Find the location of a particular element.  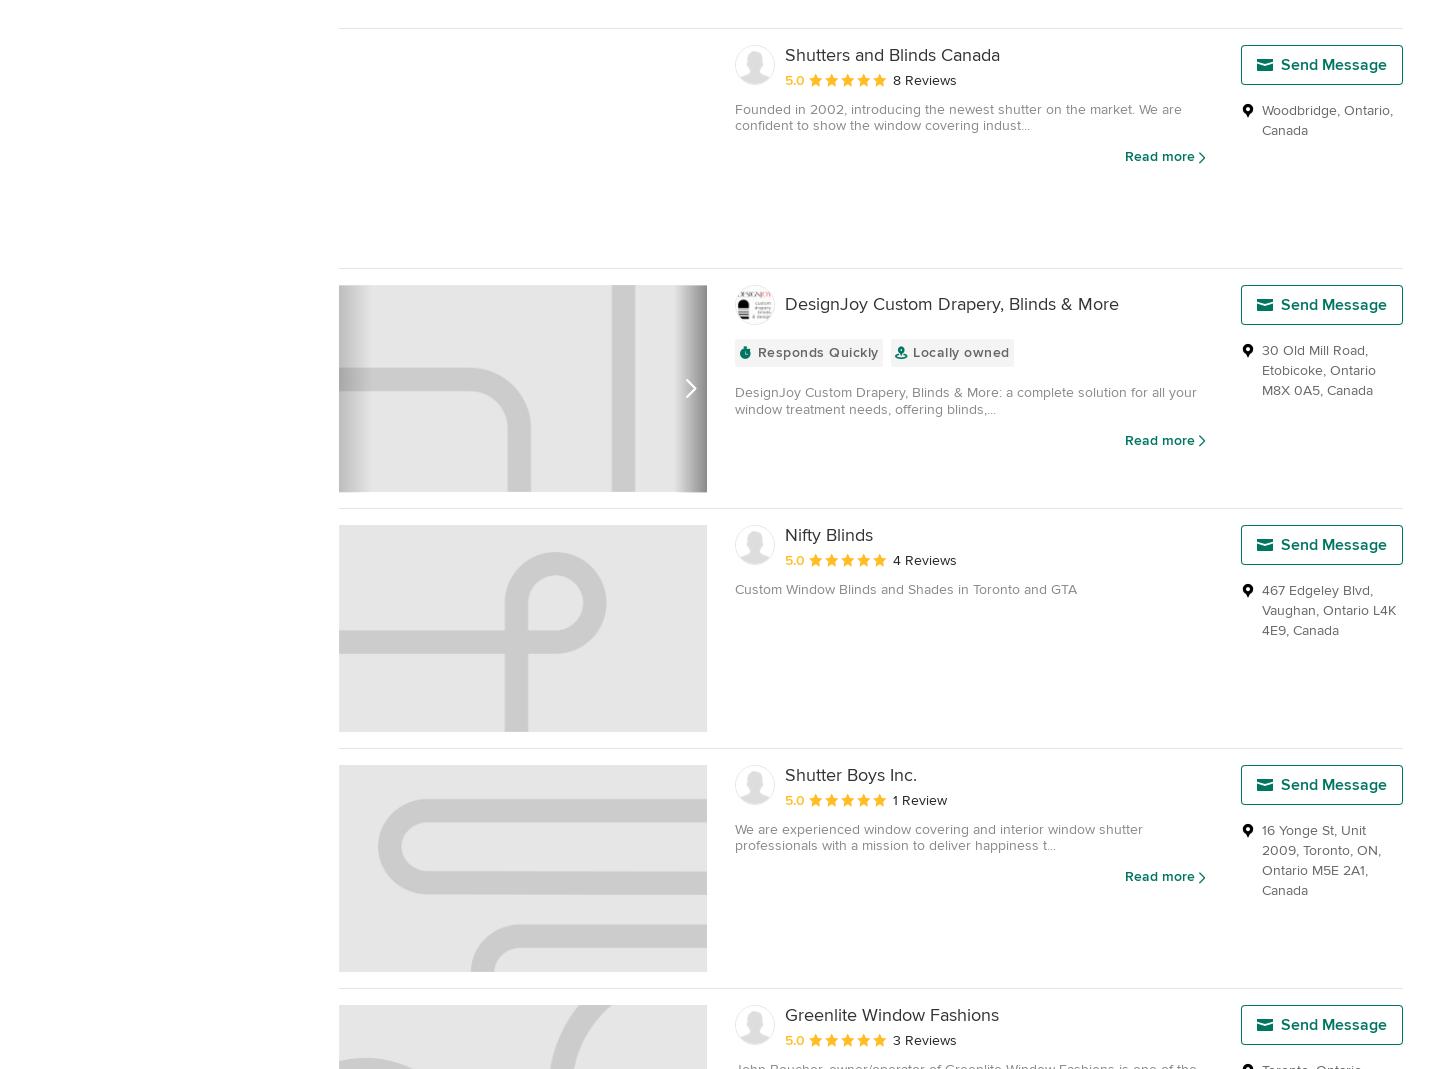

'1 Review' is located at coordinates (919, 799).